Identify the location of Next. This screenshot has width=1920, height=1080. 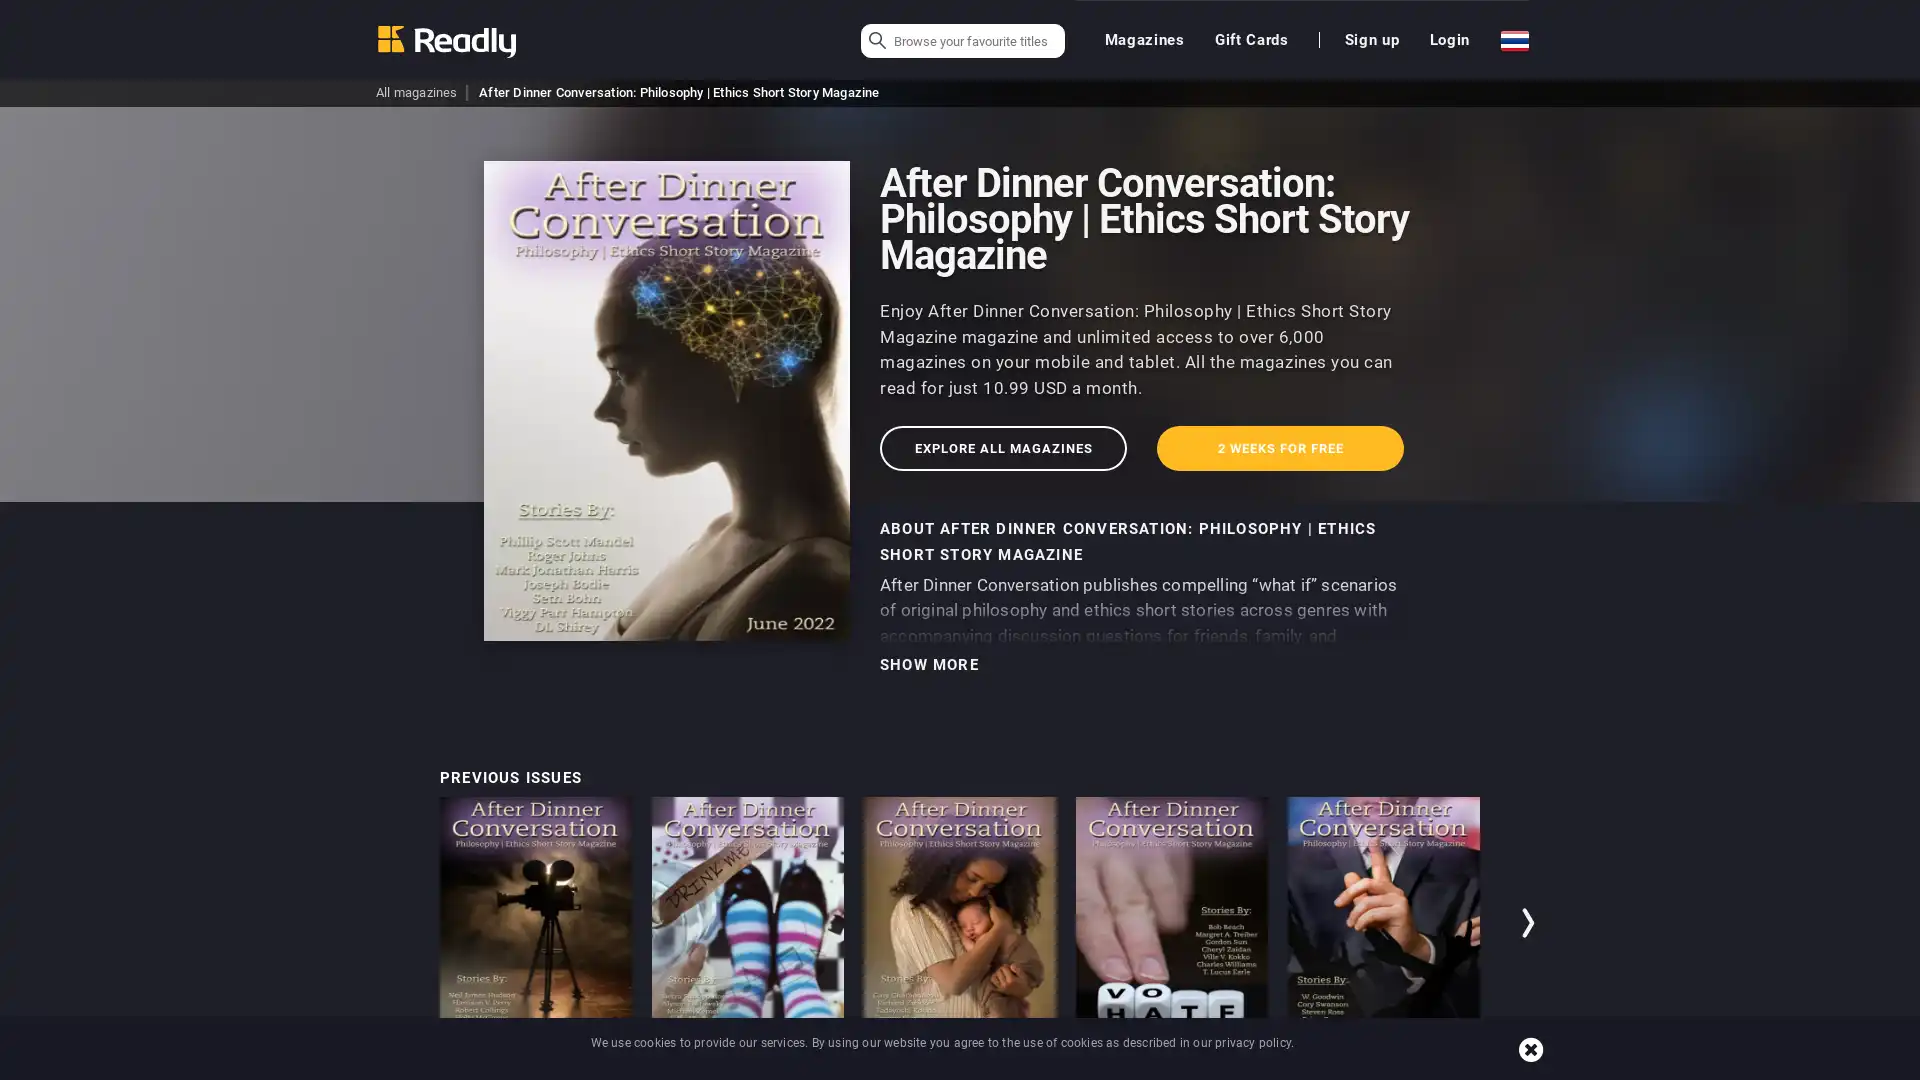
(1529, 922).